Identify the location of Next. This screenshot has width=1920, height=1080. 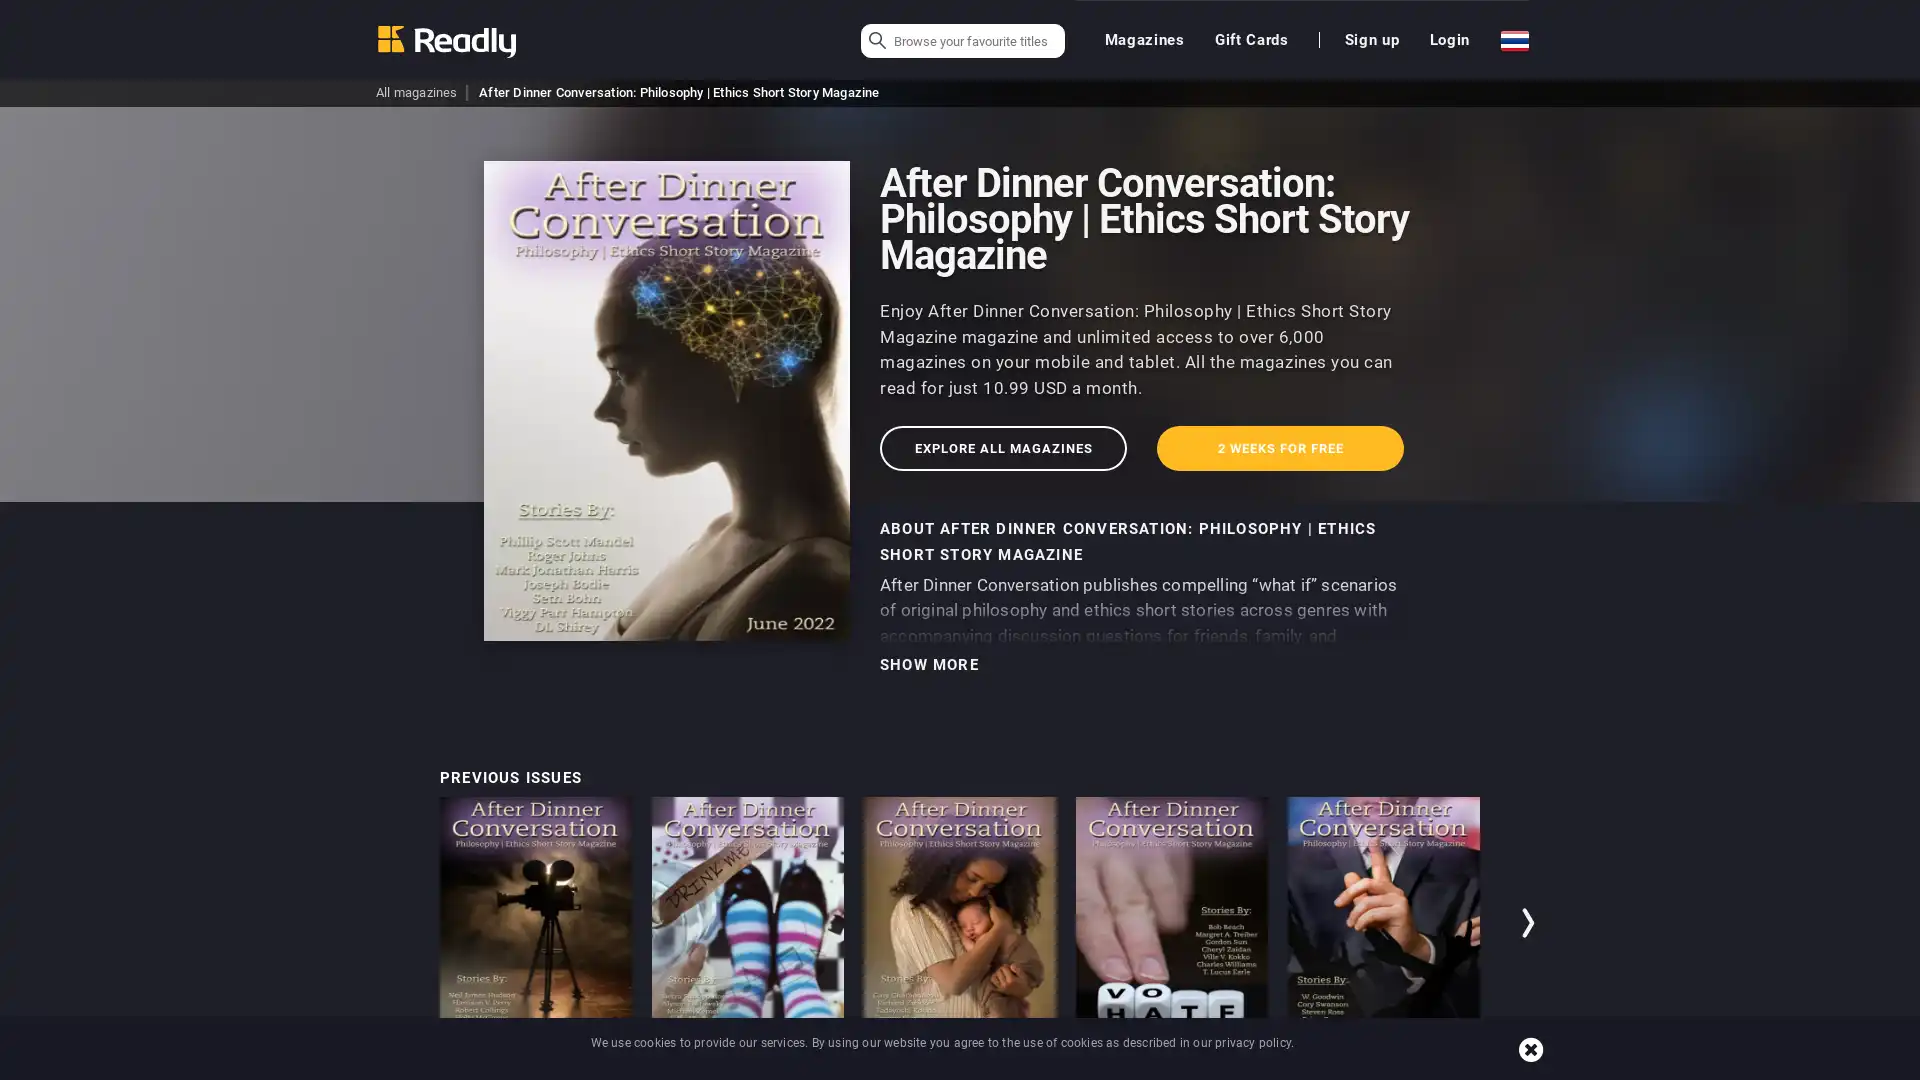
(1529, 922).